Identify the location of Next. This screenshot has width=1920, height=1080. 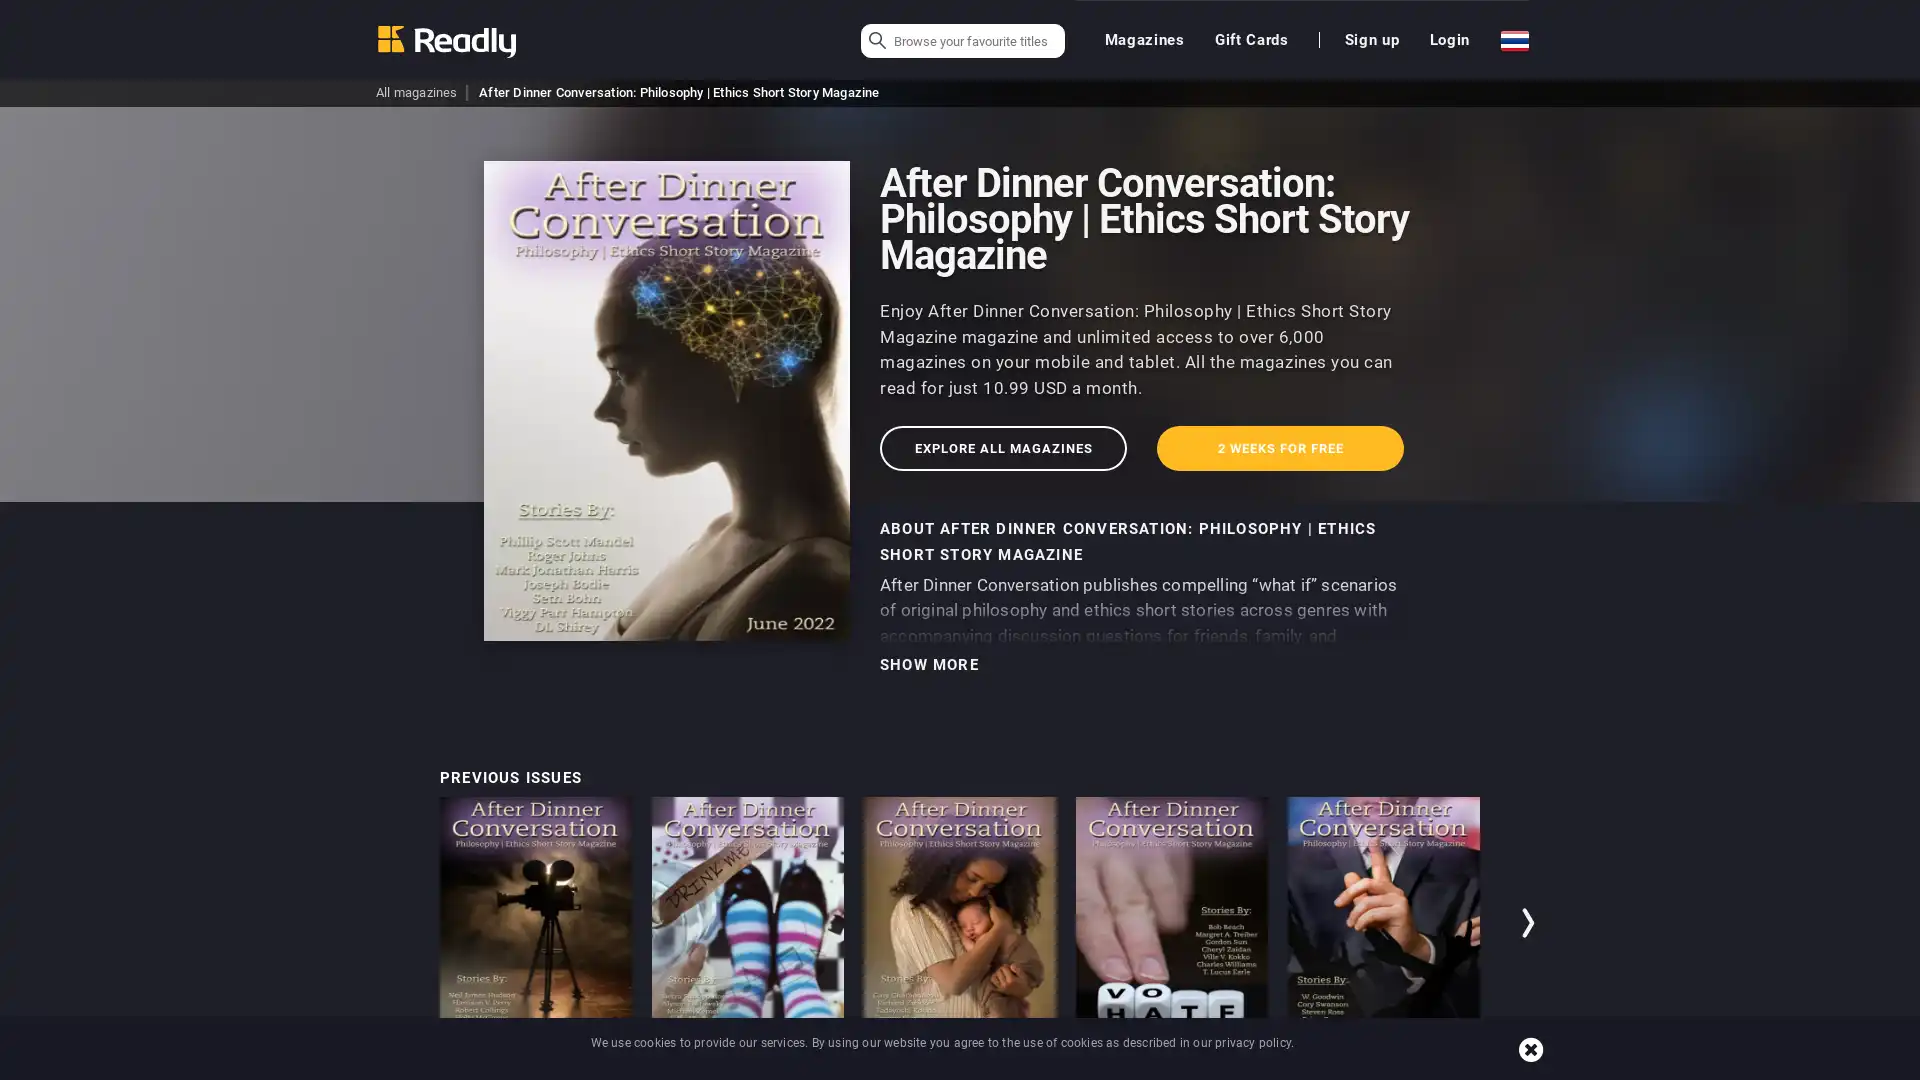
(1529, 922).